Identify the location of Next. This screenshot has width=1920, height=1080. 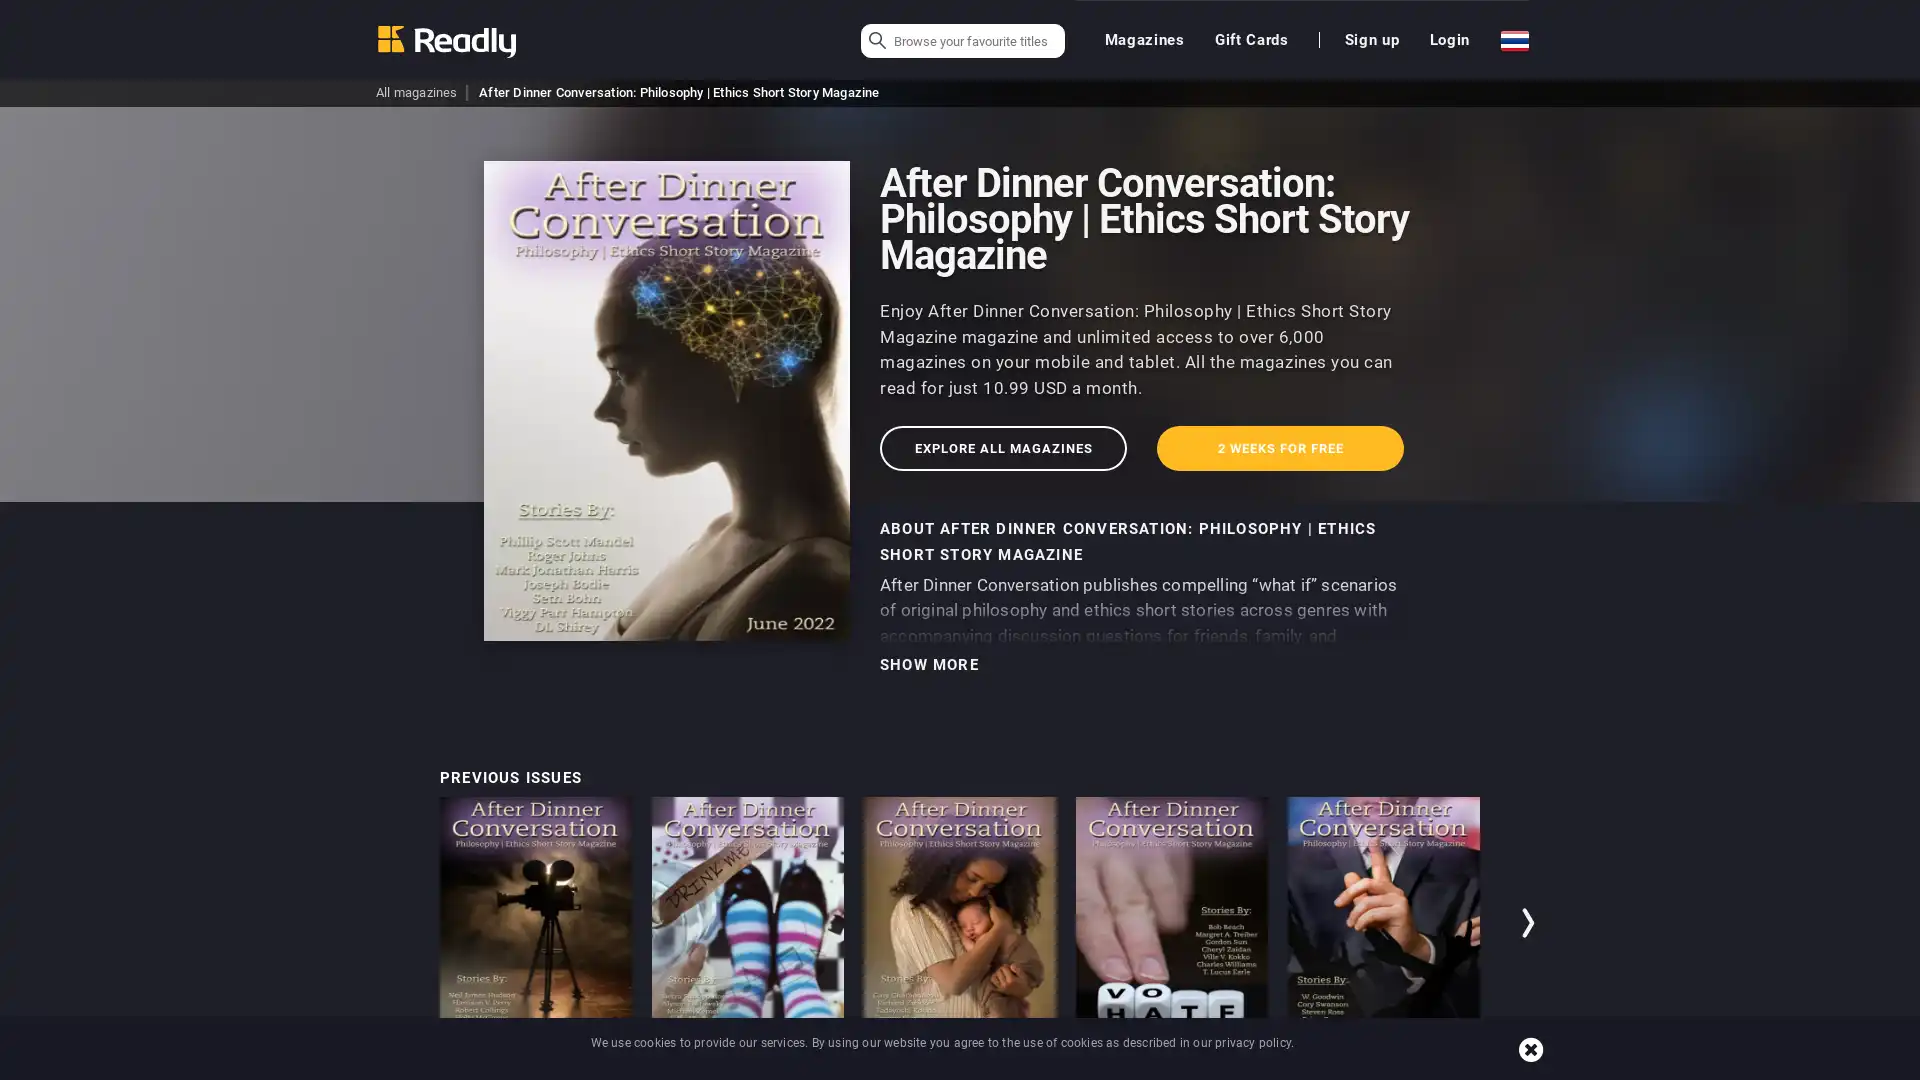
(1529, 922).